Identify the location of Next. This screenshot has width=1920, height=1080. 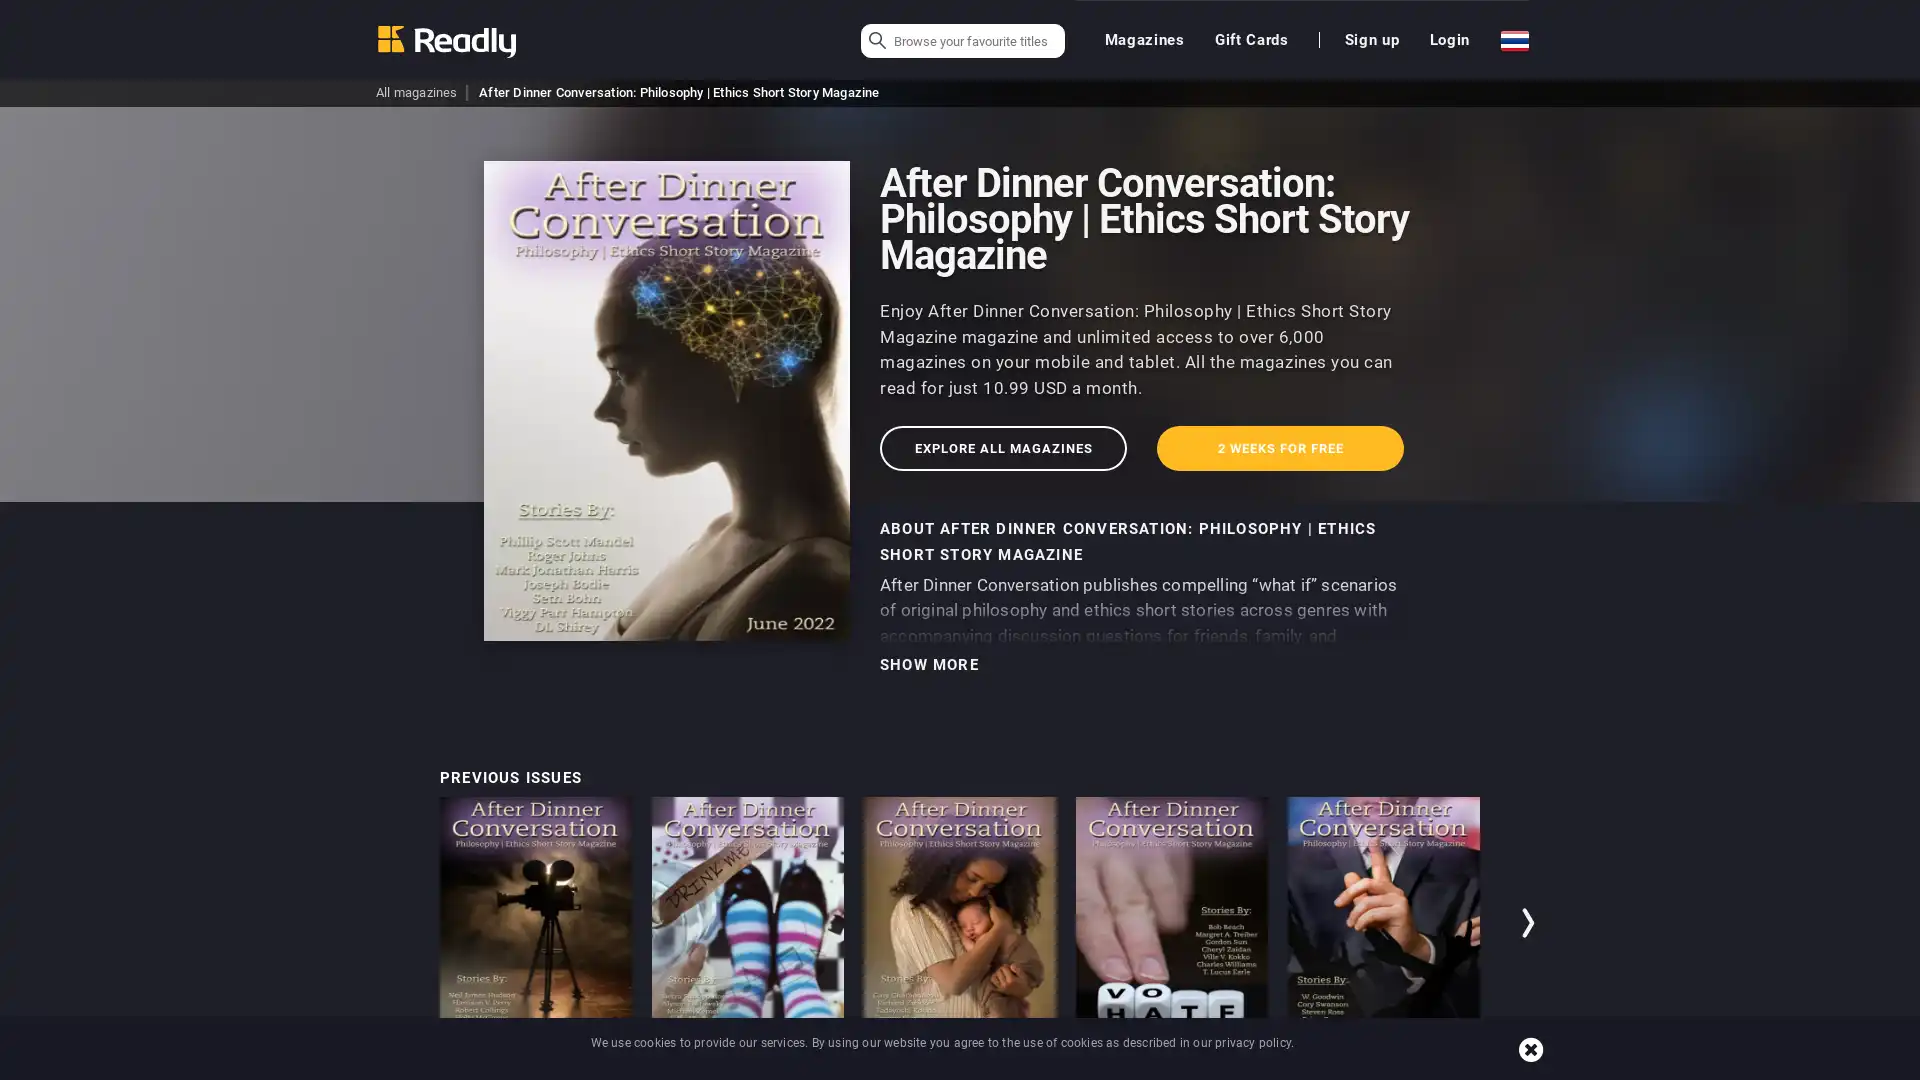
(1529, 922).